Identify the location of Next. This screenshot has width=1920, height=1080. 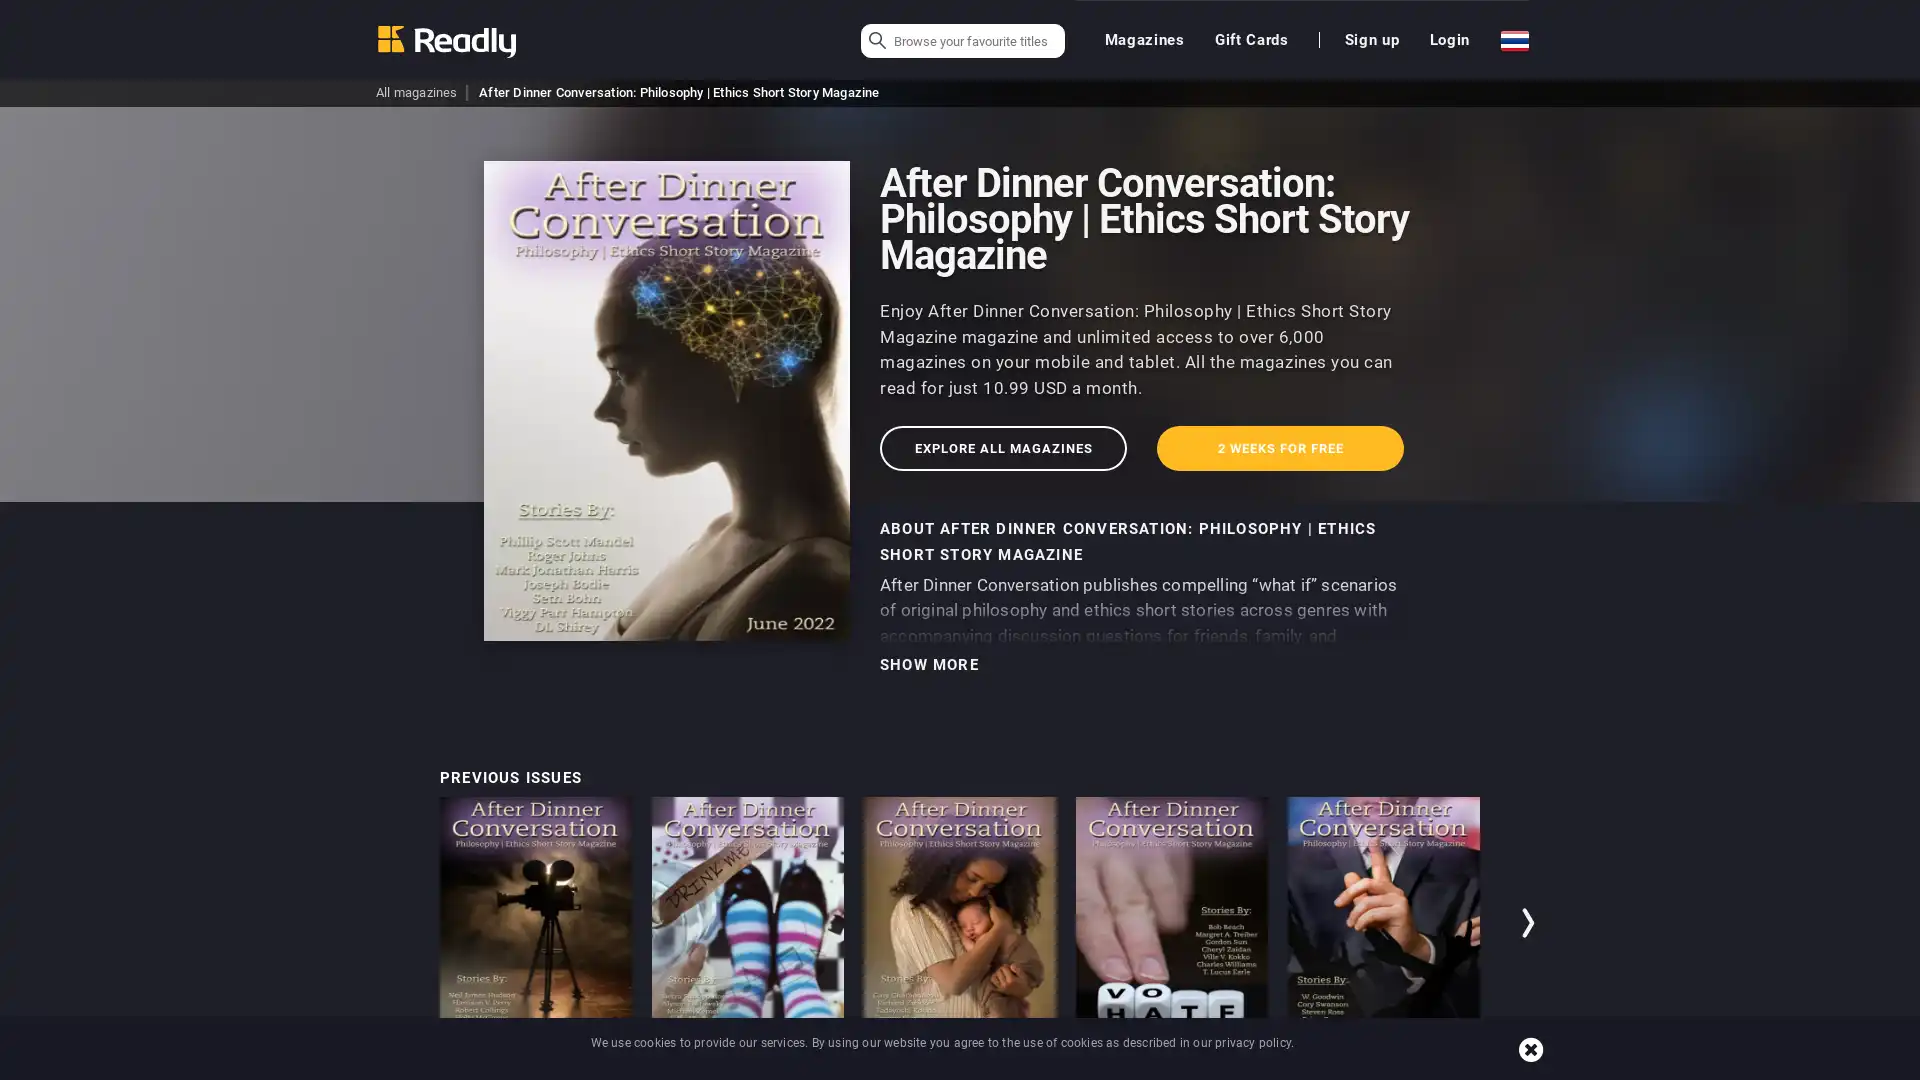
(1529, 922).